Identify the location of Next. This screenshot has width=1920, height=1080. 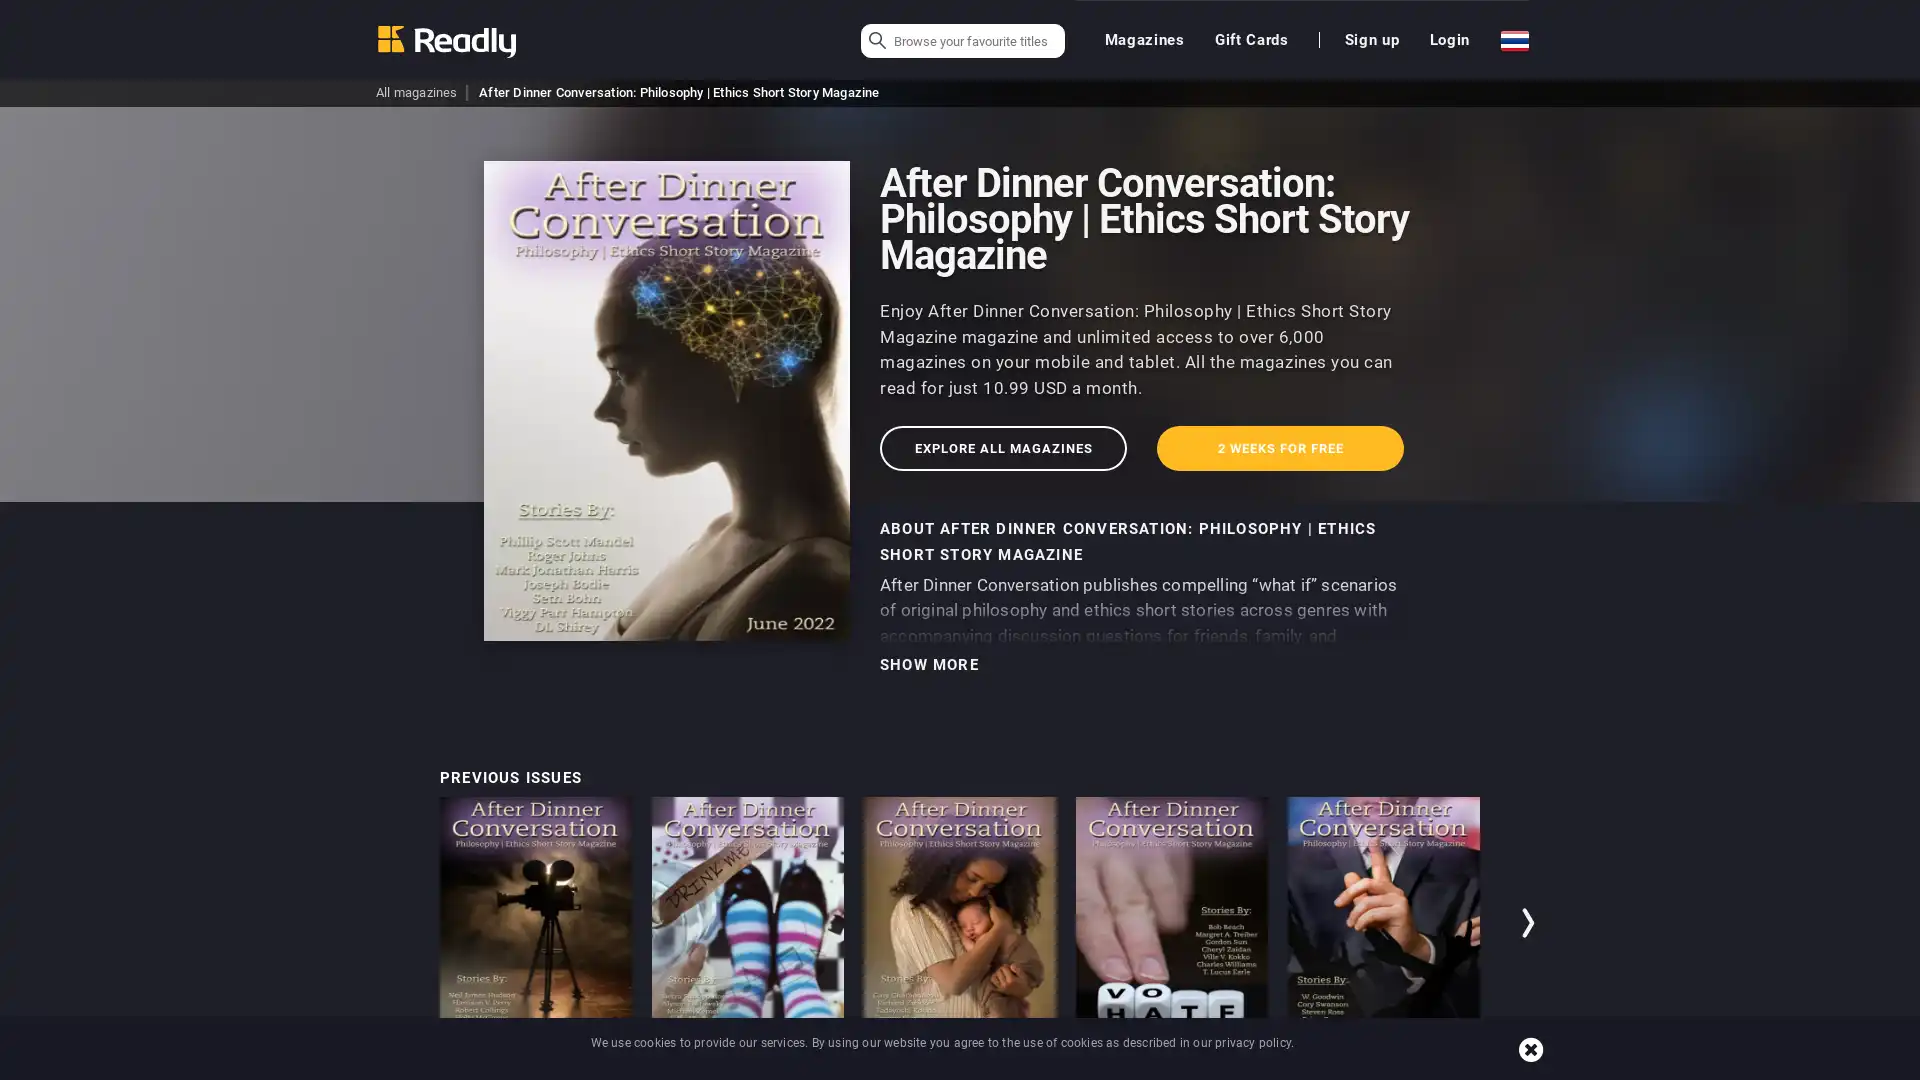
(1529, 922).